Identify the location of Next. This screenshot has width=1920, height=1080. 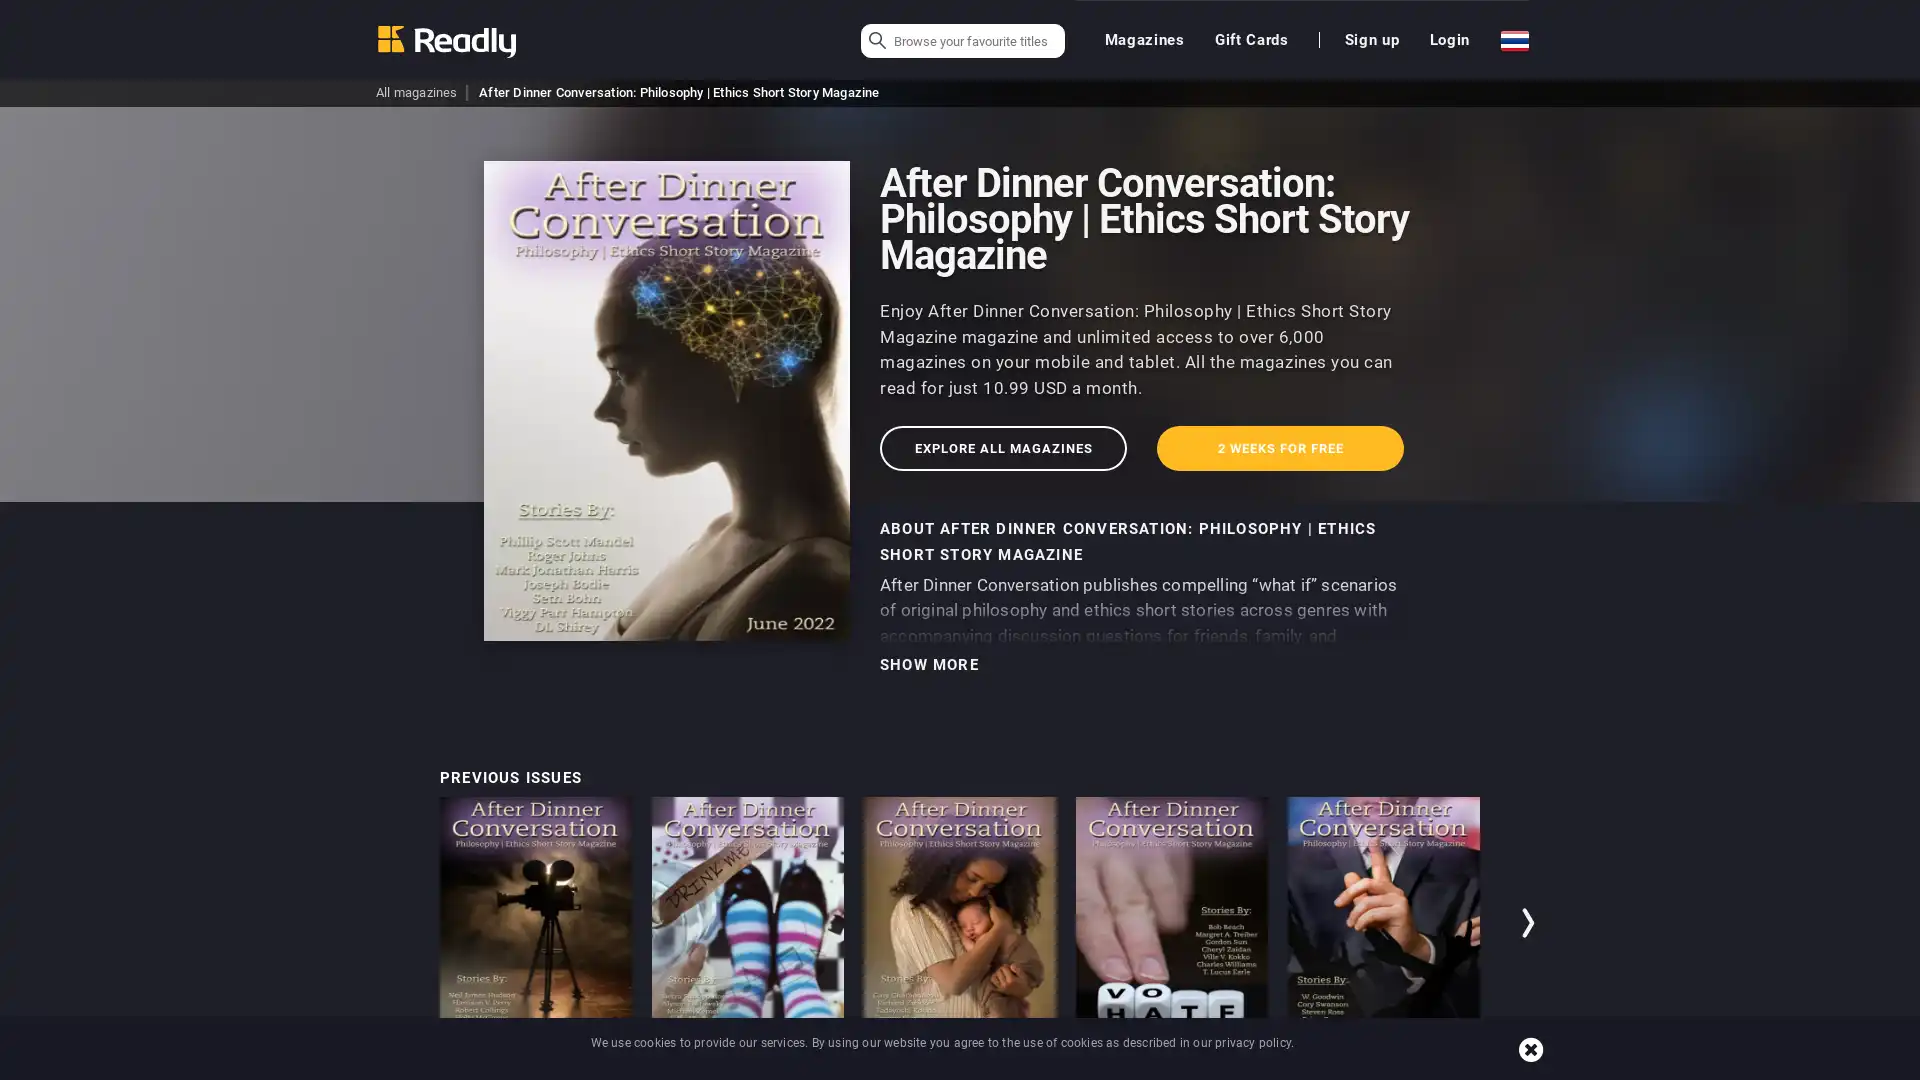
(1529, 922).